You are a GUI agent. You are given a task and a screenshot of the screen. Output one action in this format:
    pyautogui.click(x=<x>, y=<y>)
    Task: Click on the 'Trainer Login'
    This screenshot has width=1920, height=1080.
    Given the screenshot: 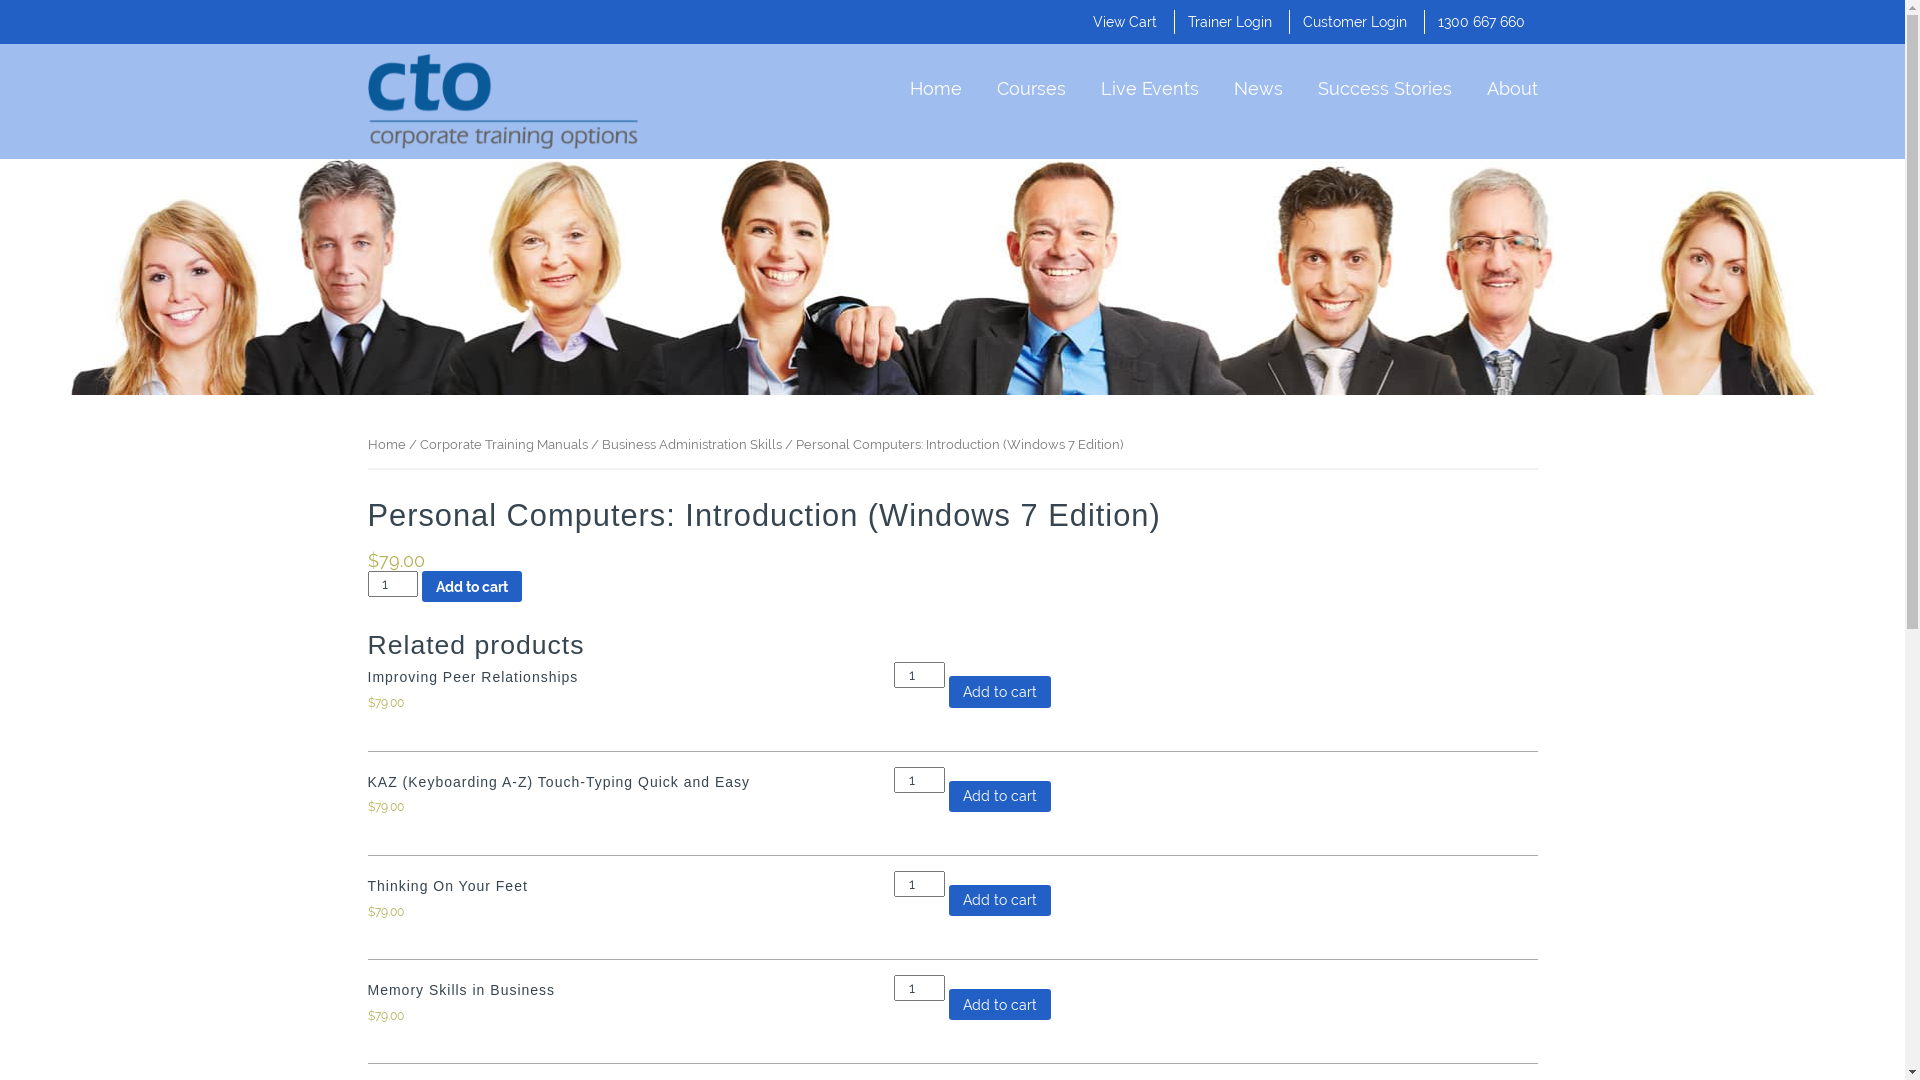 What is the action you would take?
    pyautogui.click(x=1188, y=22)
    